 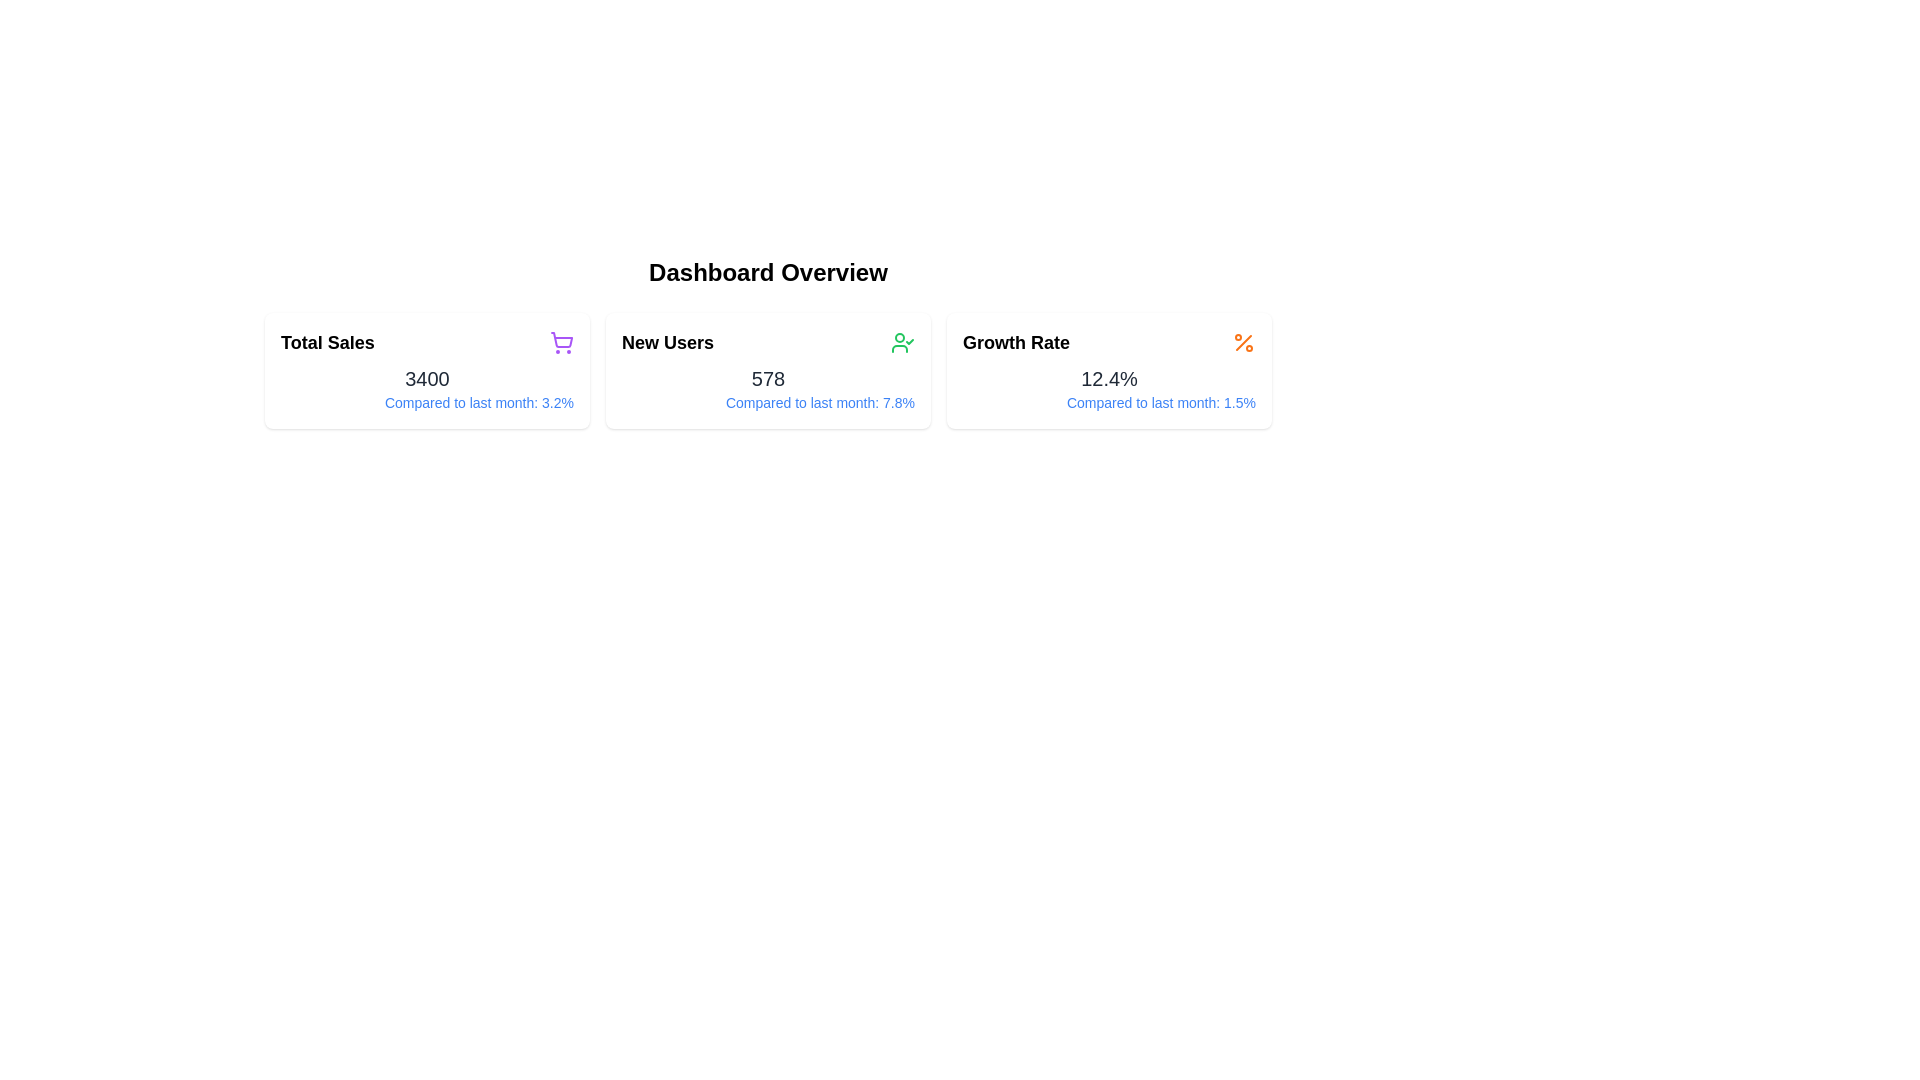 I want to click on the static text element displaying the total sales figure, which is located below the 'Total Sales' label and above the 'Compared to last month: 3.2%' text, so click(x=426, y=378).